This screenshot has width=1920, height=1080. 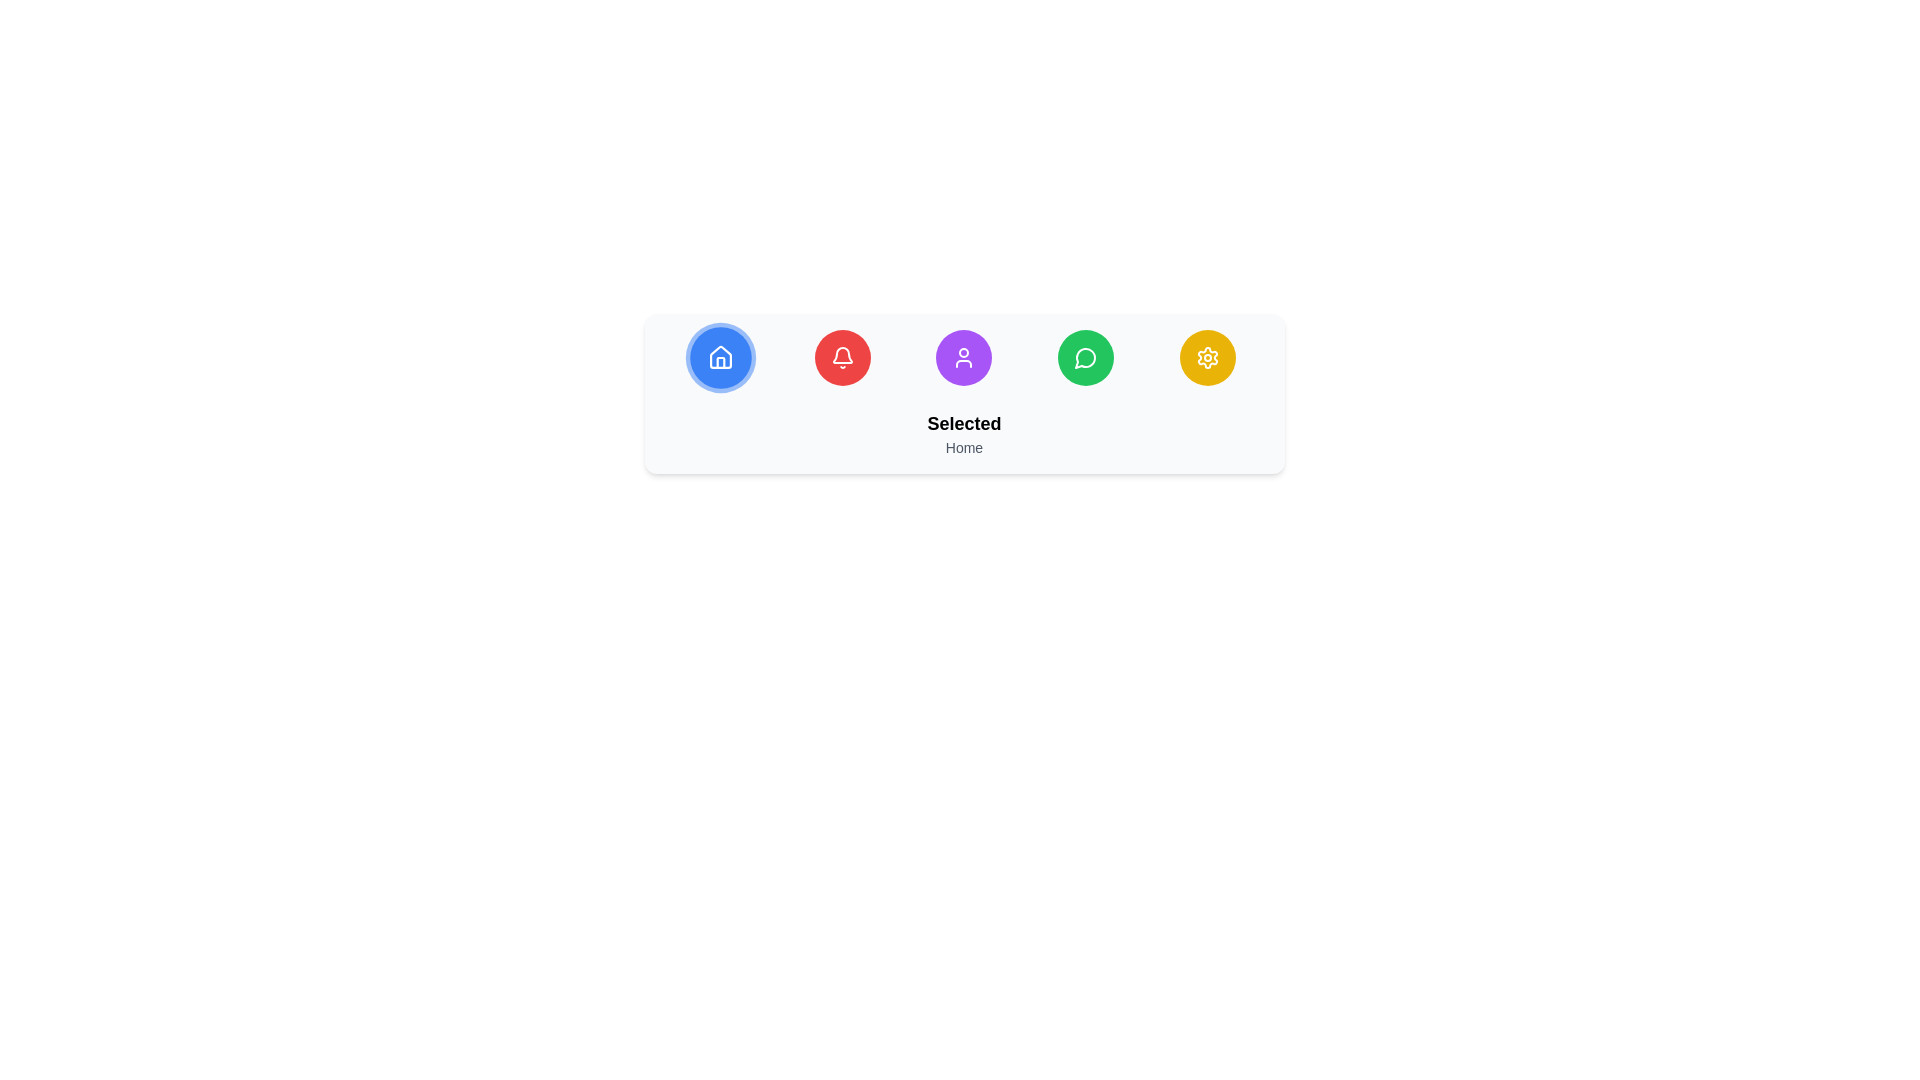 I want to click on the 'Home' icon button, which is visually distinguished by its circular blue background and is positioned as the farthest left option among a horizontal row of interactive icons, so click(x=720, y=357).